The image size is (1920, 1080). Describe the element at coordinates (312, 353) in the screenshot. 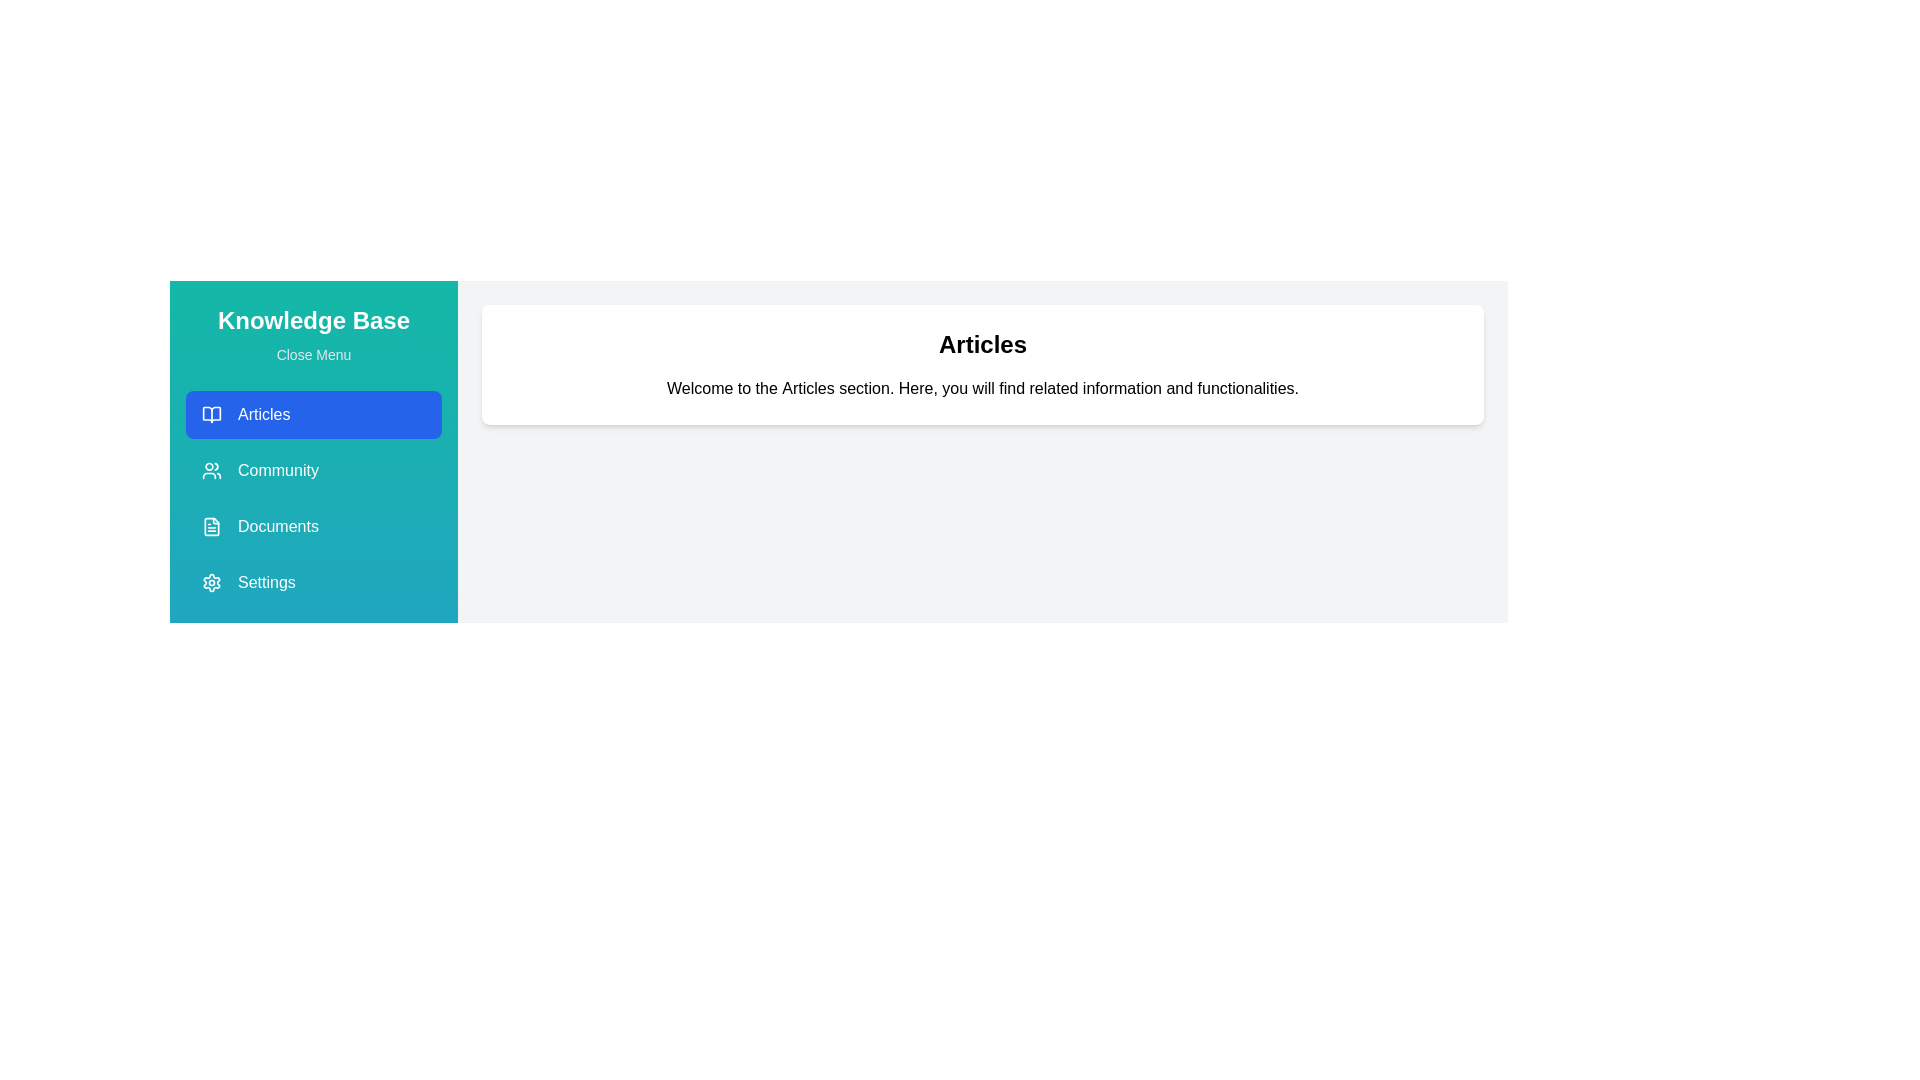

I see `the 'Close Menu' button to toggle the drawer visibility` at that location.